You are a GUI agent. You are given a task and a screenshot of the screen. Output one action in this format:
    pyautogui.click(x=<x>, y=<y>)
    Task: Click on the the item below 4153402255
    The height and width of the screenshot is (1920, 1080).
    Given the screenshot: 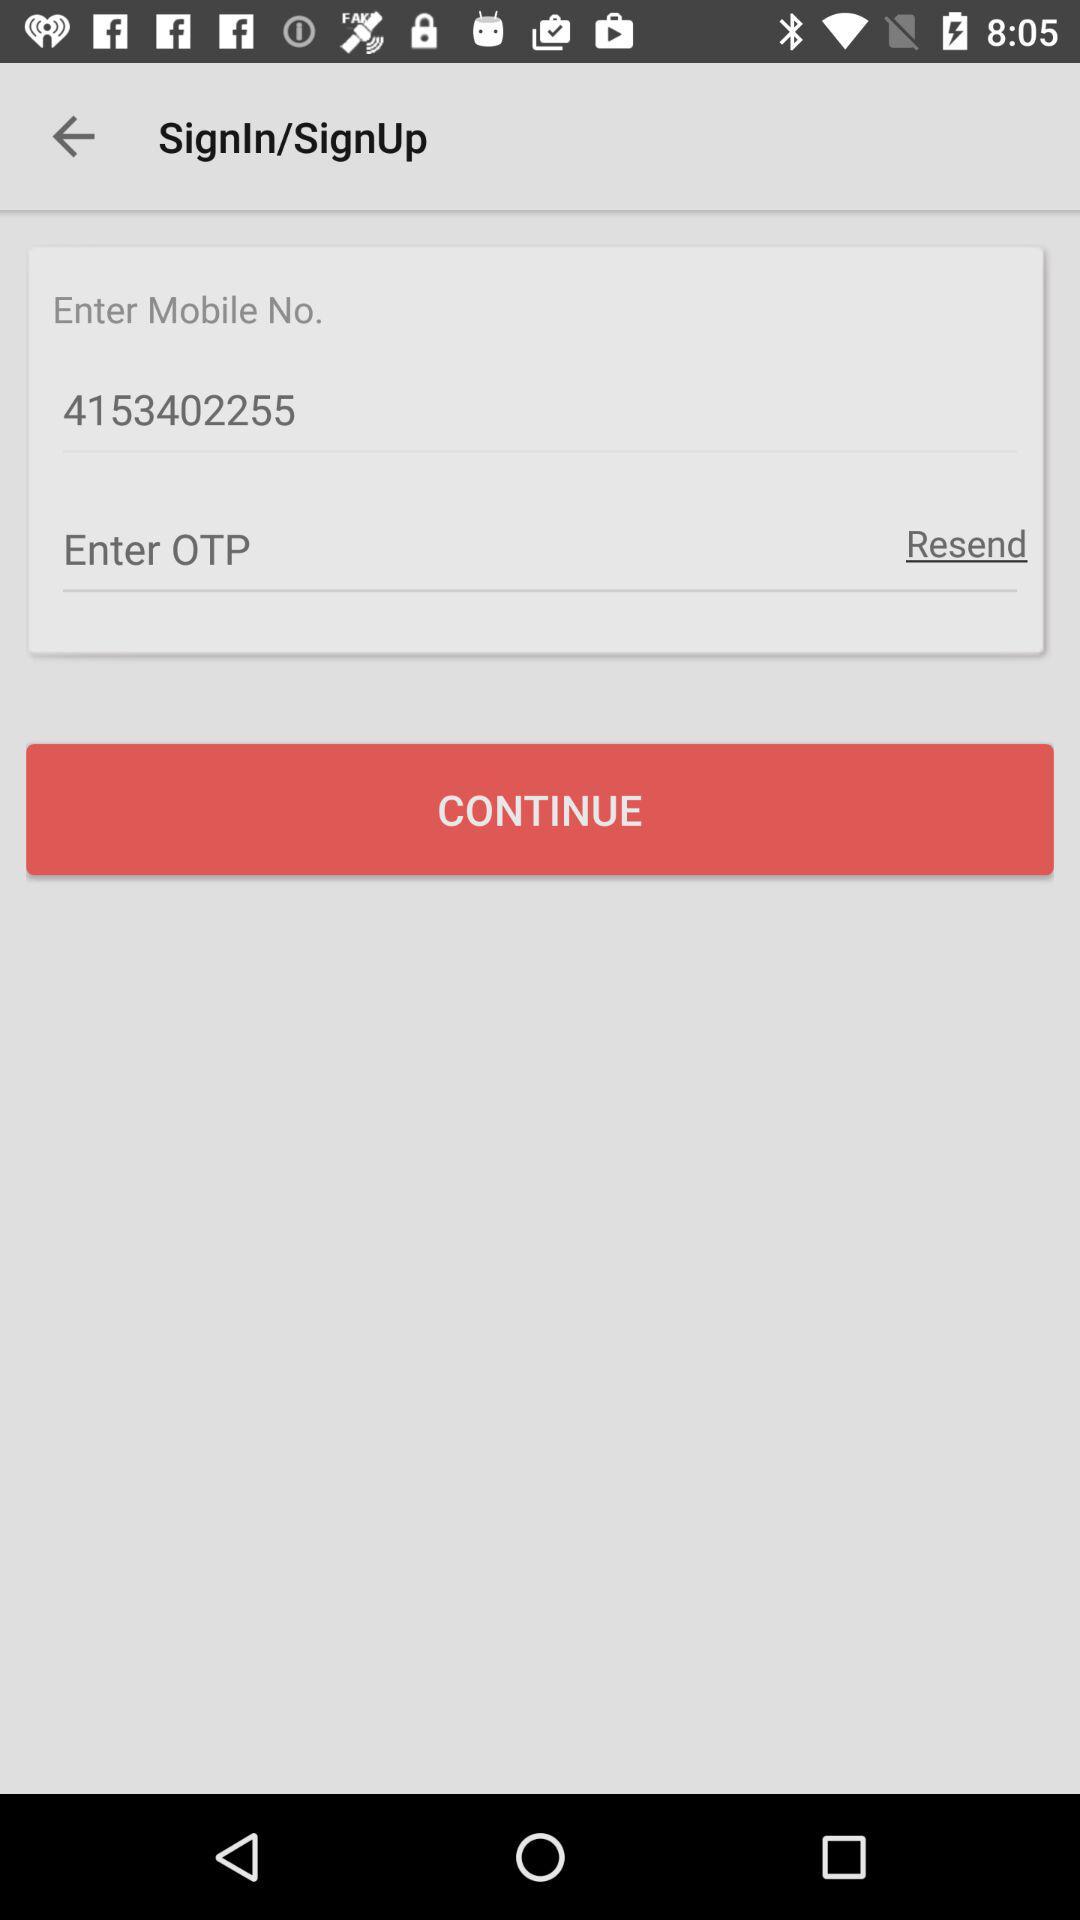 What is the action you would take?
    pyautogui.click(x=540, y=549)
    